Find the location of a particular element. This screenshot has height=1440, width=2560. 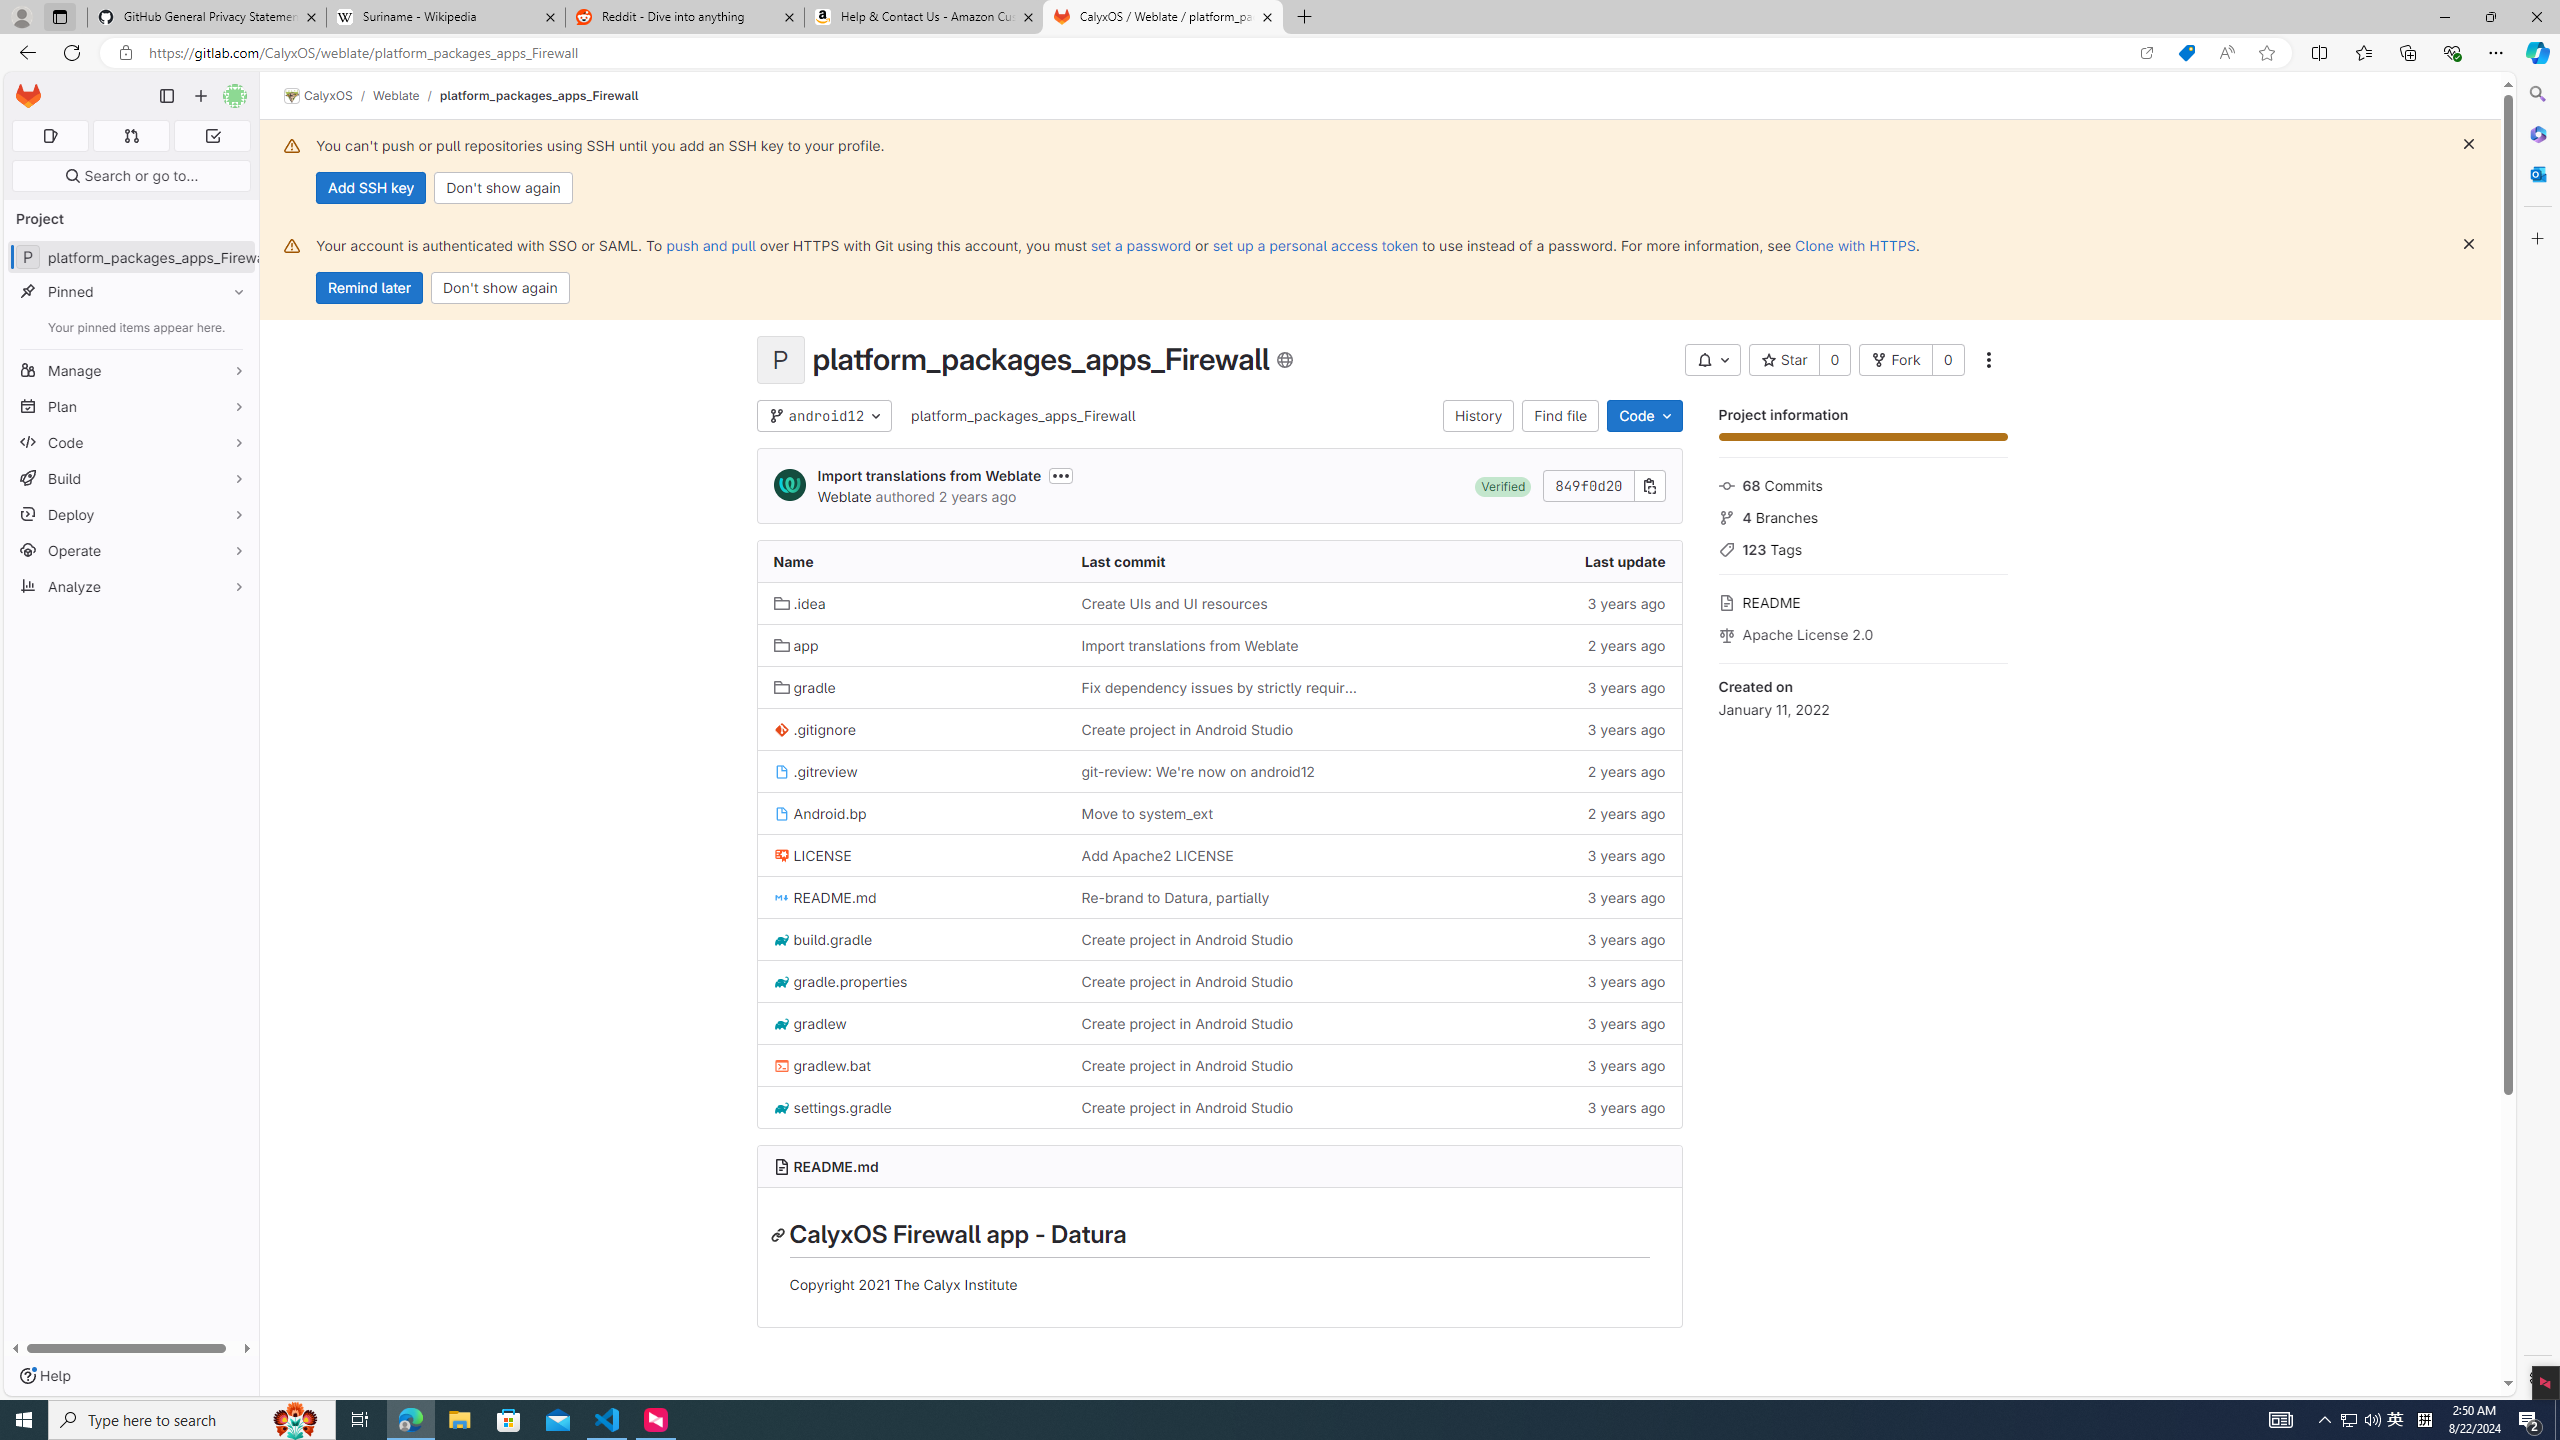

' Star' is located at coordinates (1784, 360).